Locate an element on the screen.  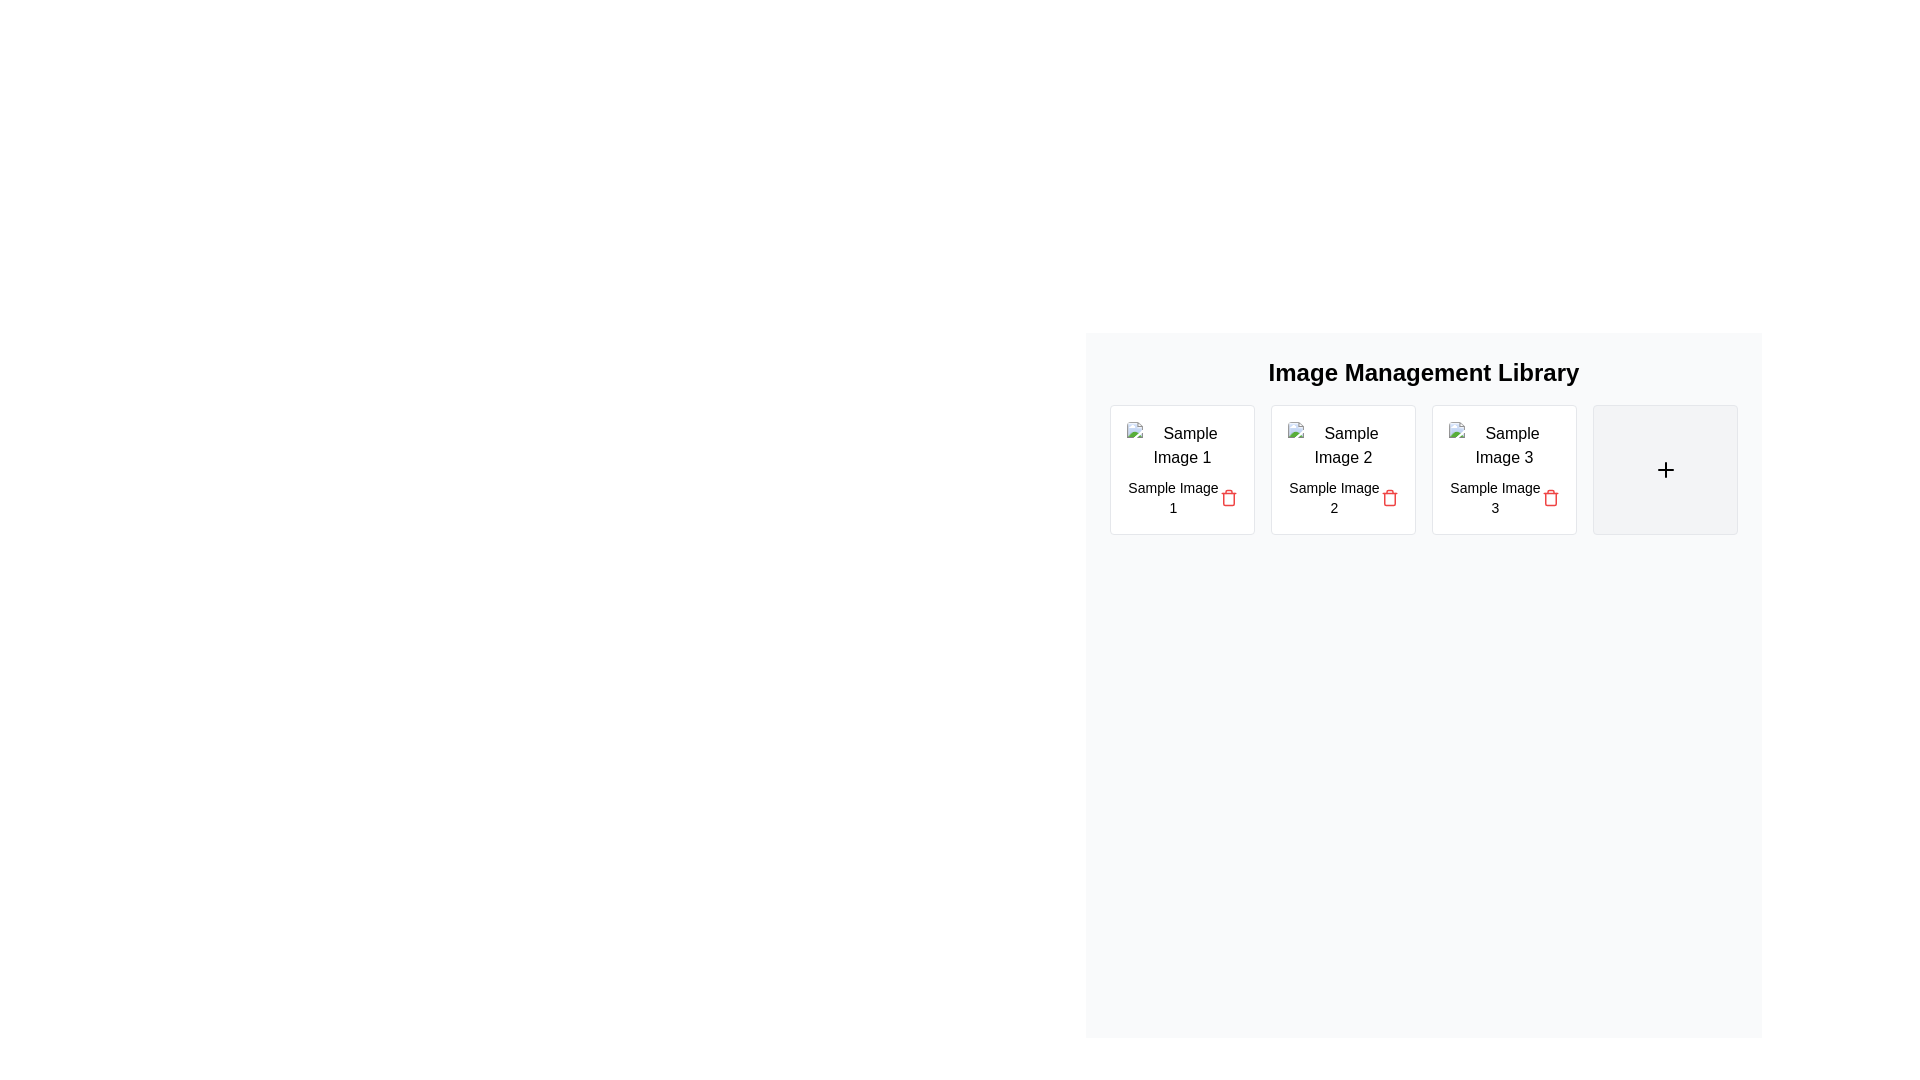
the image with a placeholder design featuring a mountain and sun icon is located at coordinates (1343, 445).